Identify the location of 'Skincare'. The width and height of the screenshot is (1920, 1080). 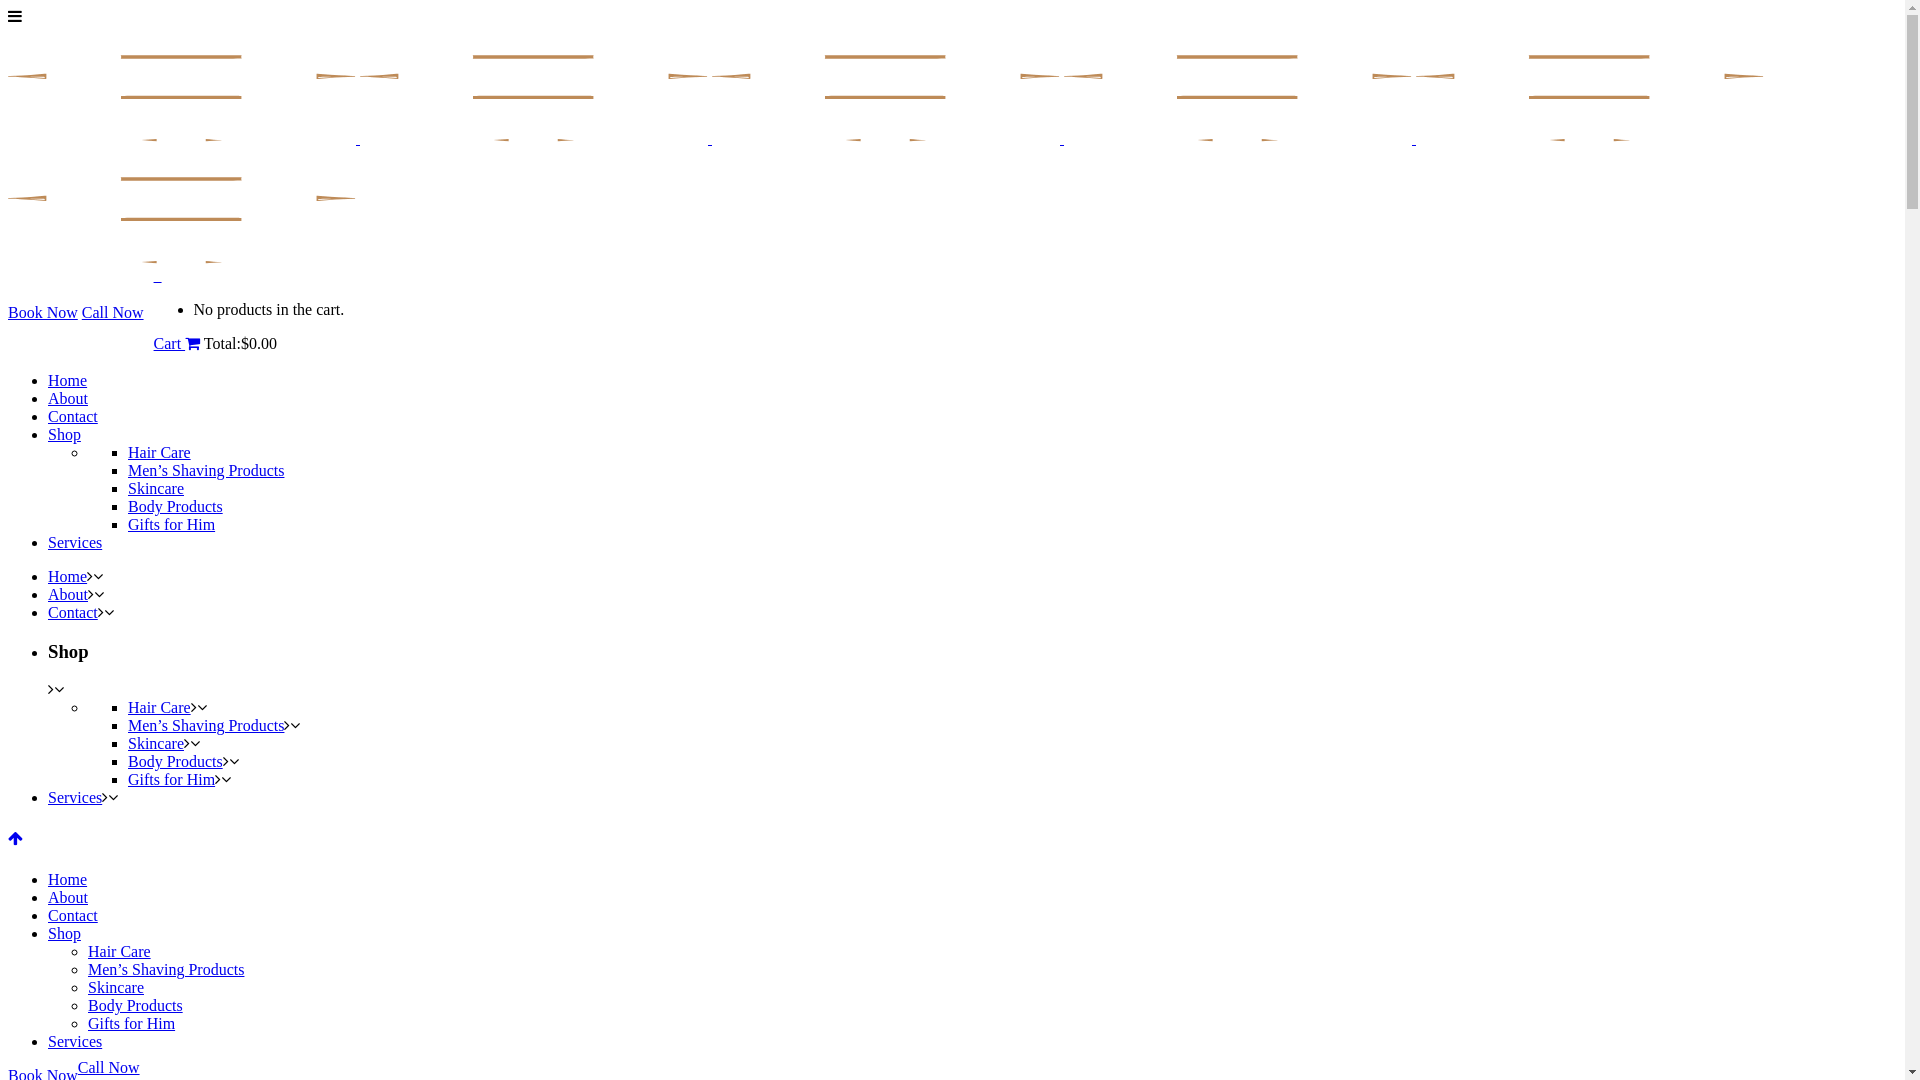
(155, 488).